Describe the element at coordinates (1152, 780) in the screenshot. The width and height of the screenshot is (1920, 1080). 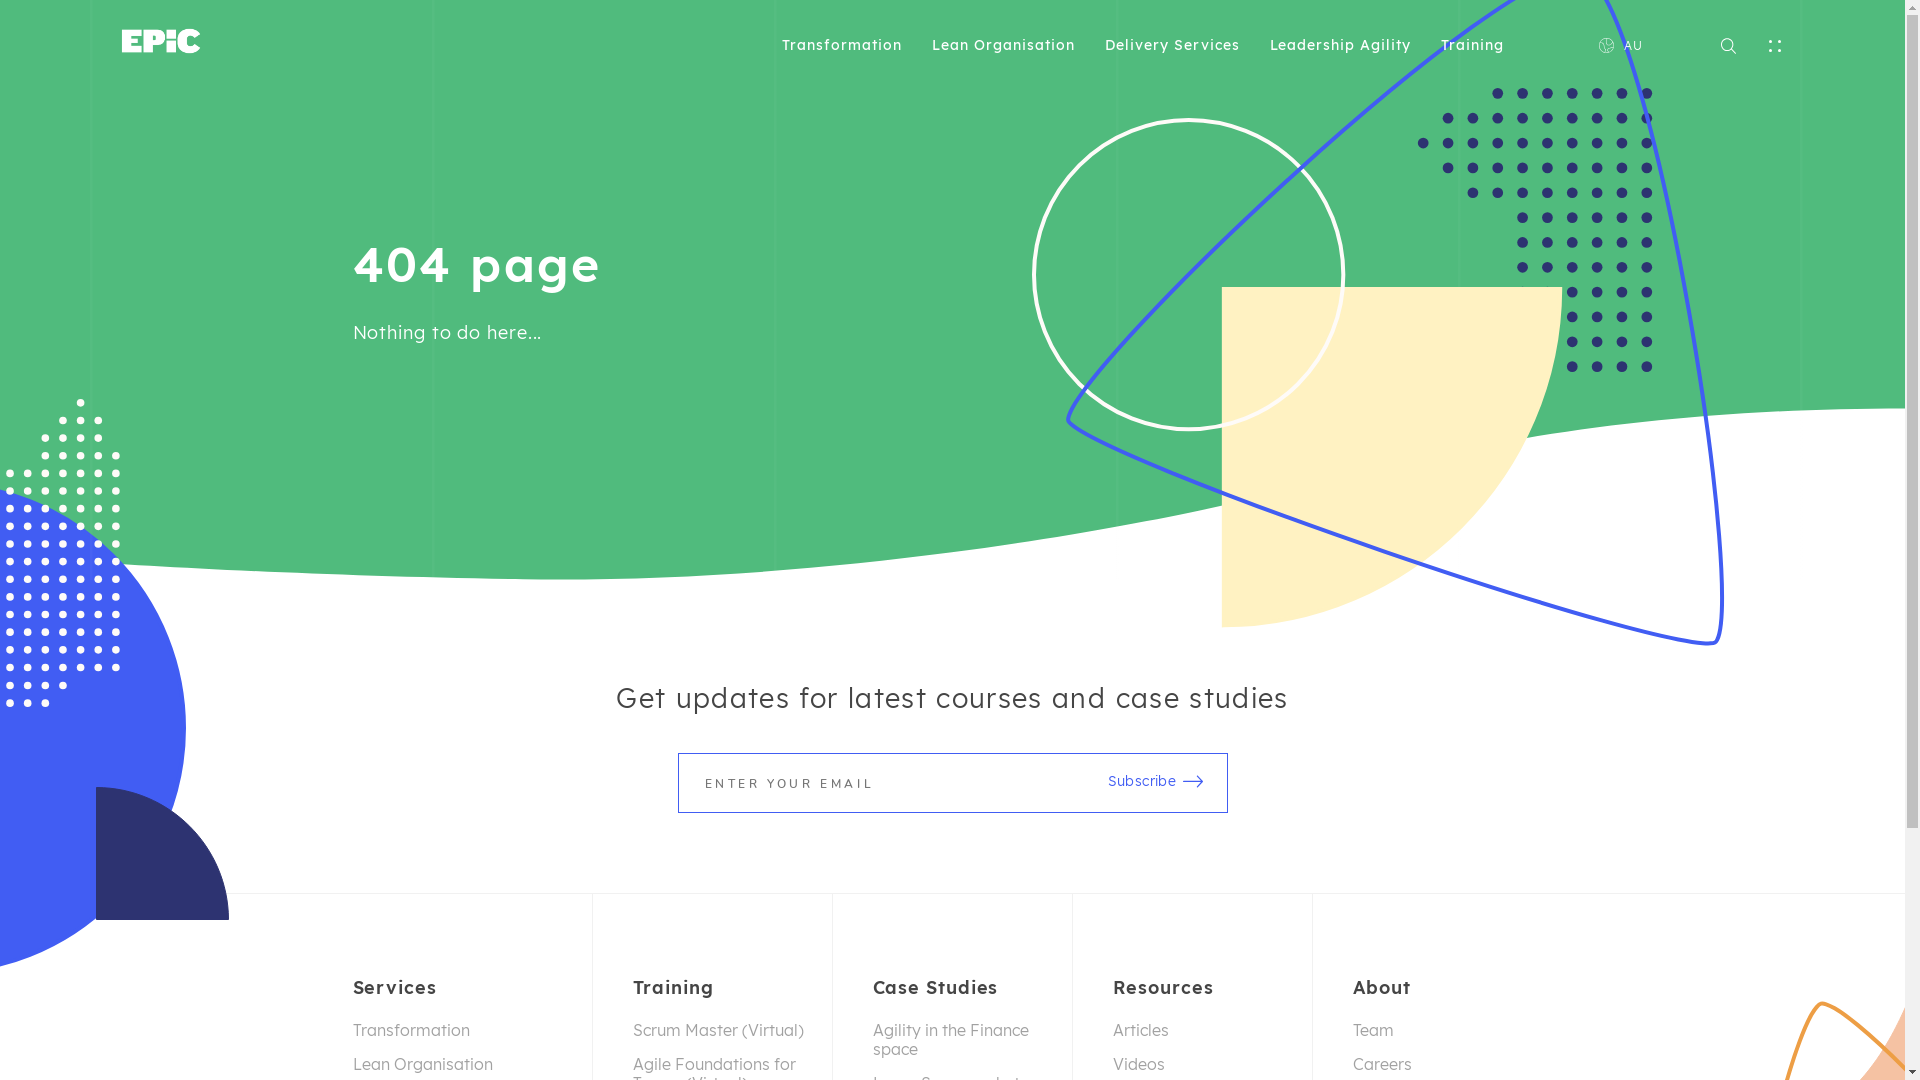
I see `'Subscribe'` at that location.